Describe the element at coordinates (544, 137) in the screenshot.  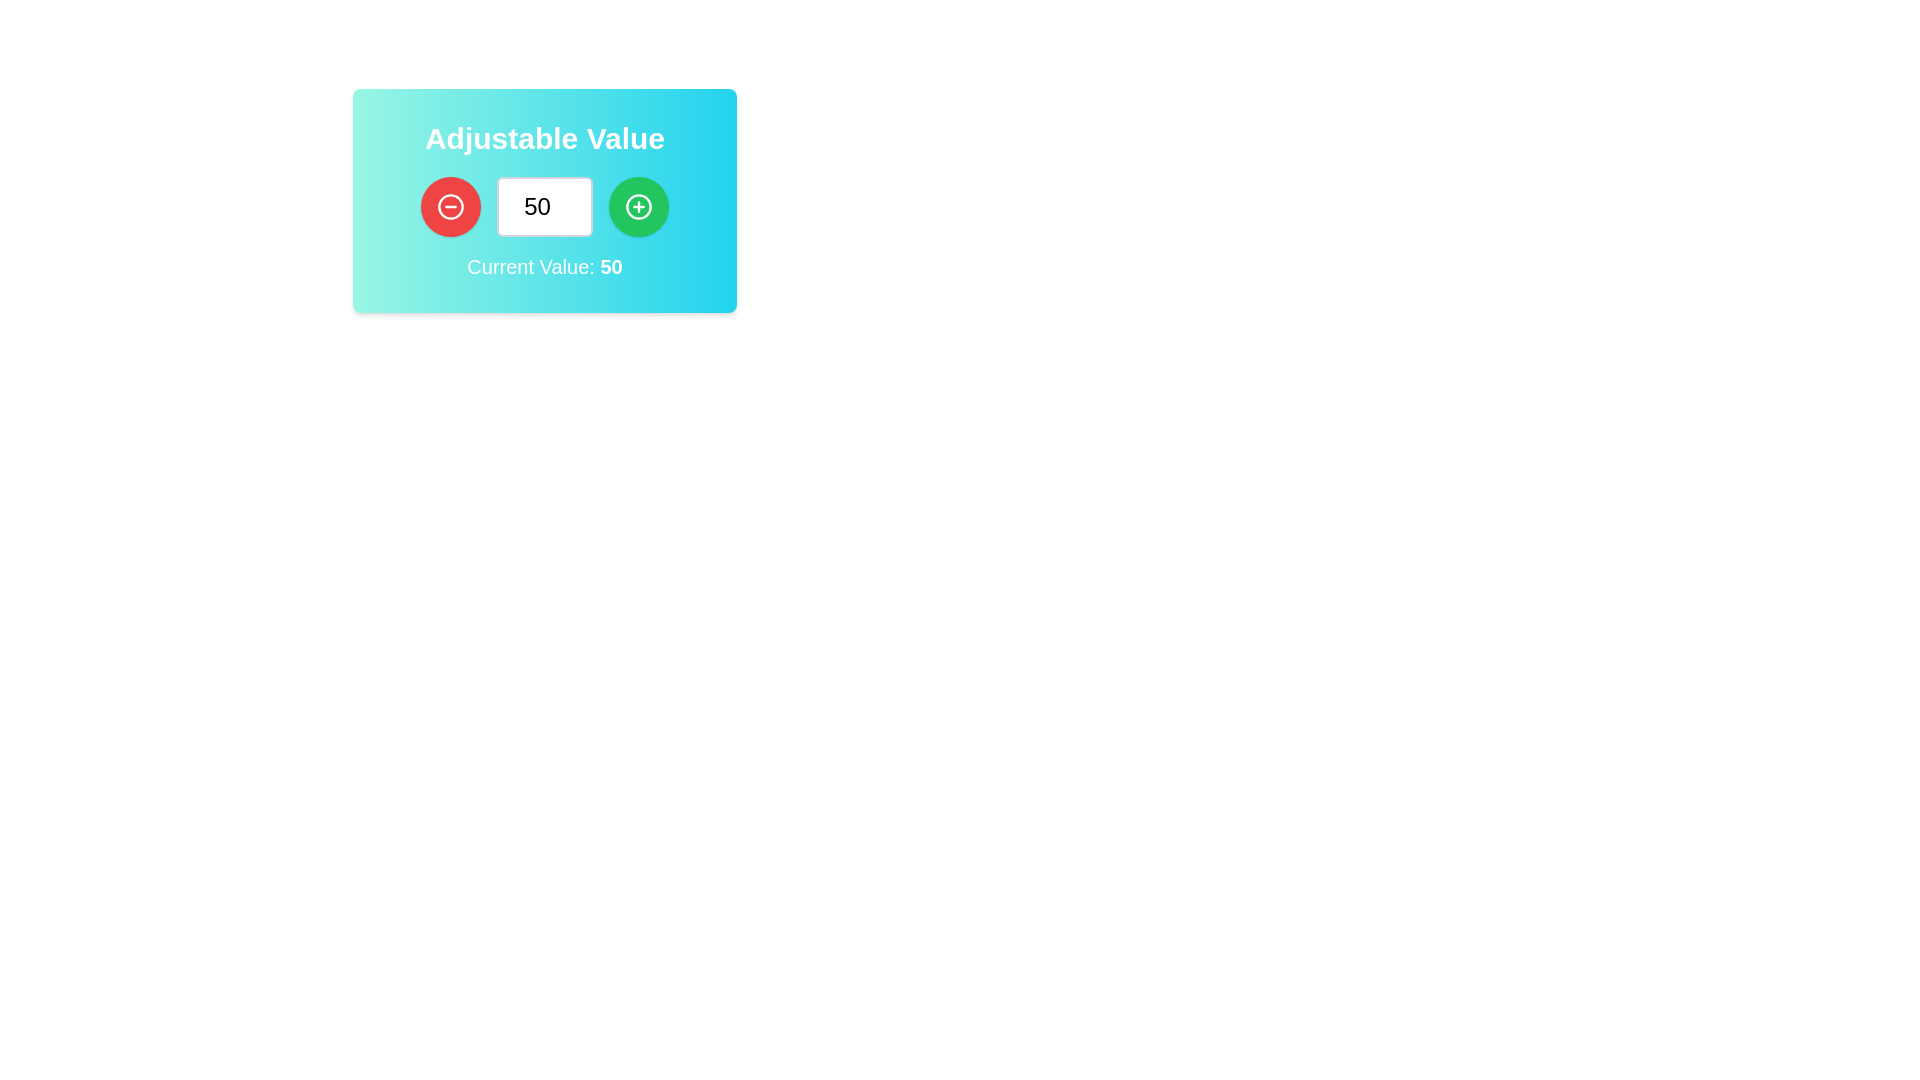
I see `the heading text that reads 'Adjustable Value', which is bold, large, and white, located at the top of the interface with a teal to cyan gradient background` at that location.